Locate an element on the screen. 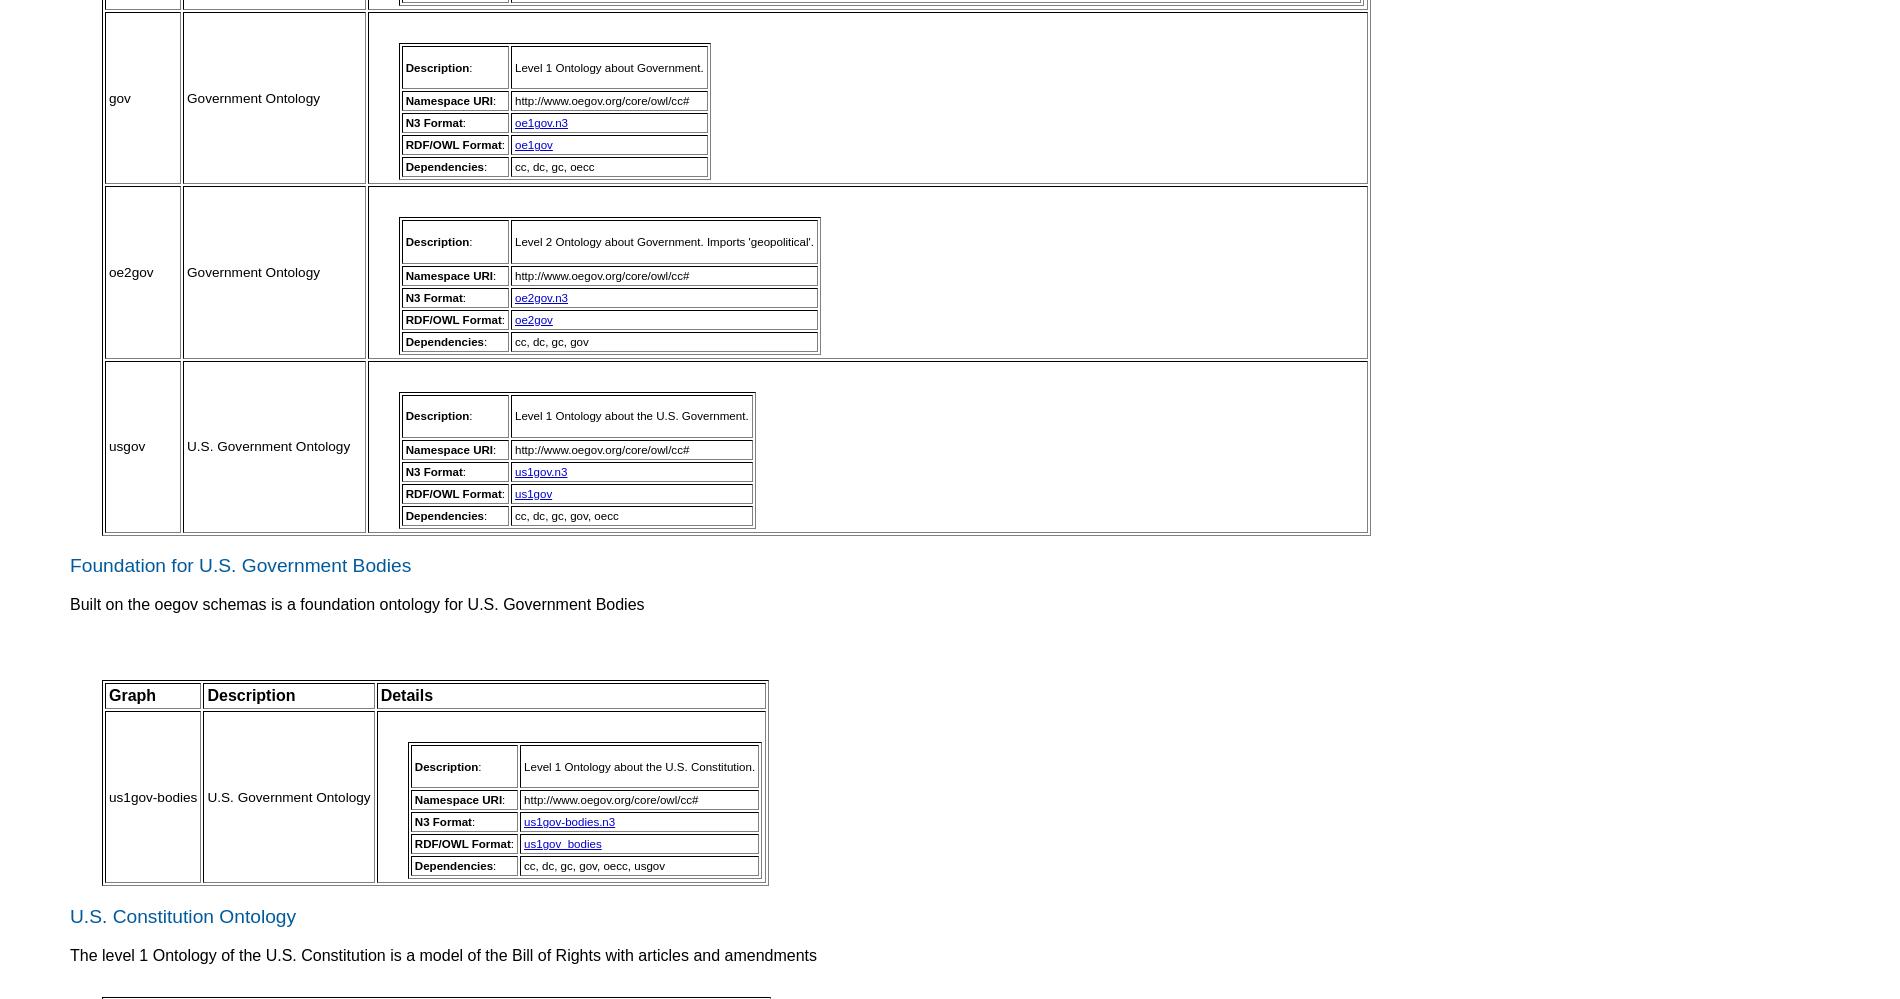  'us1gov-bodies.n3' is located at coordinates (569, 821).